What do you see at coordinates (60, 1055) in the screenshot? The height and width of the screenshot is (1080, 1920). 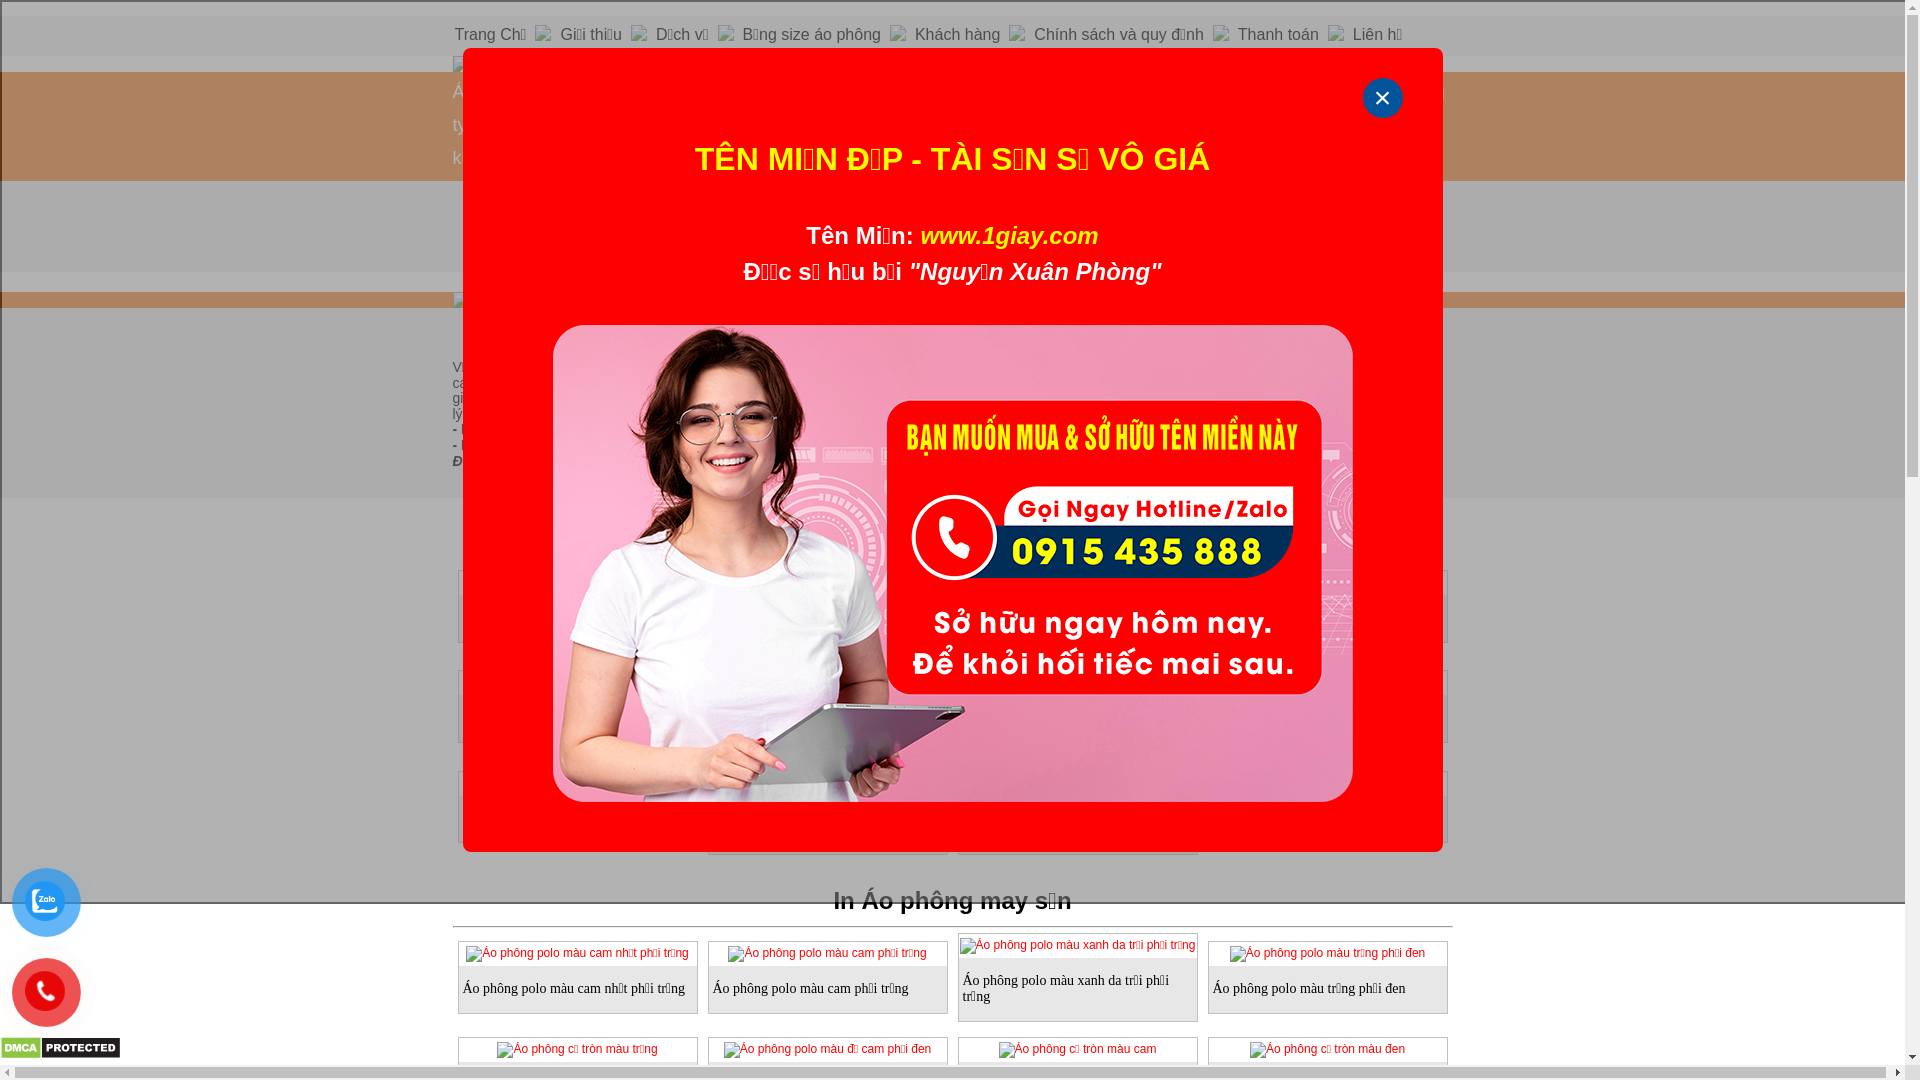 I see `'DMCA.com Protection Status'` at bounding box center [60, 1055].